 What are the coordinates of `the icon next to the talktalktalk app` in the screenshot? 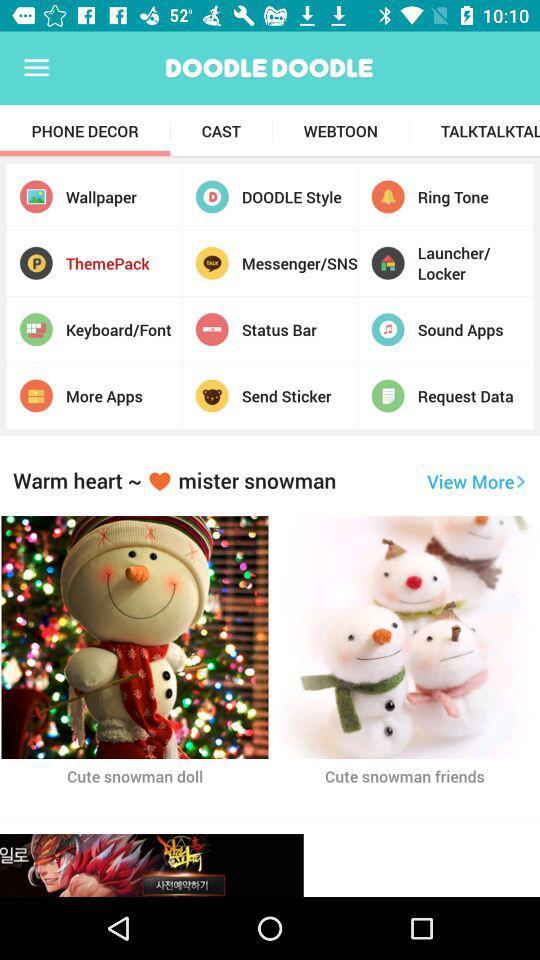 It's located at (339, 130).